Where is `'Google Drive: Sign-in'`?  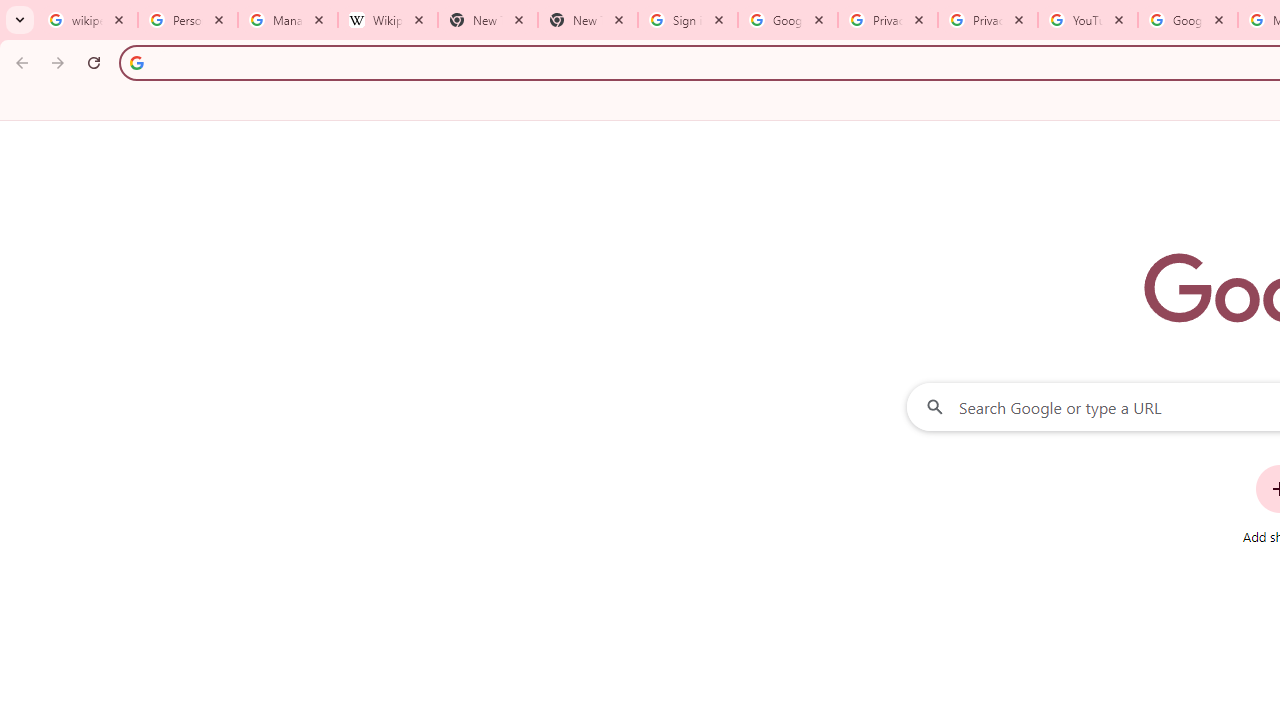 'Google Drive: Sign-in' is located at coordinates (787, 20).